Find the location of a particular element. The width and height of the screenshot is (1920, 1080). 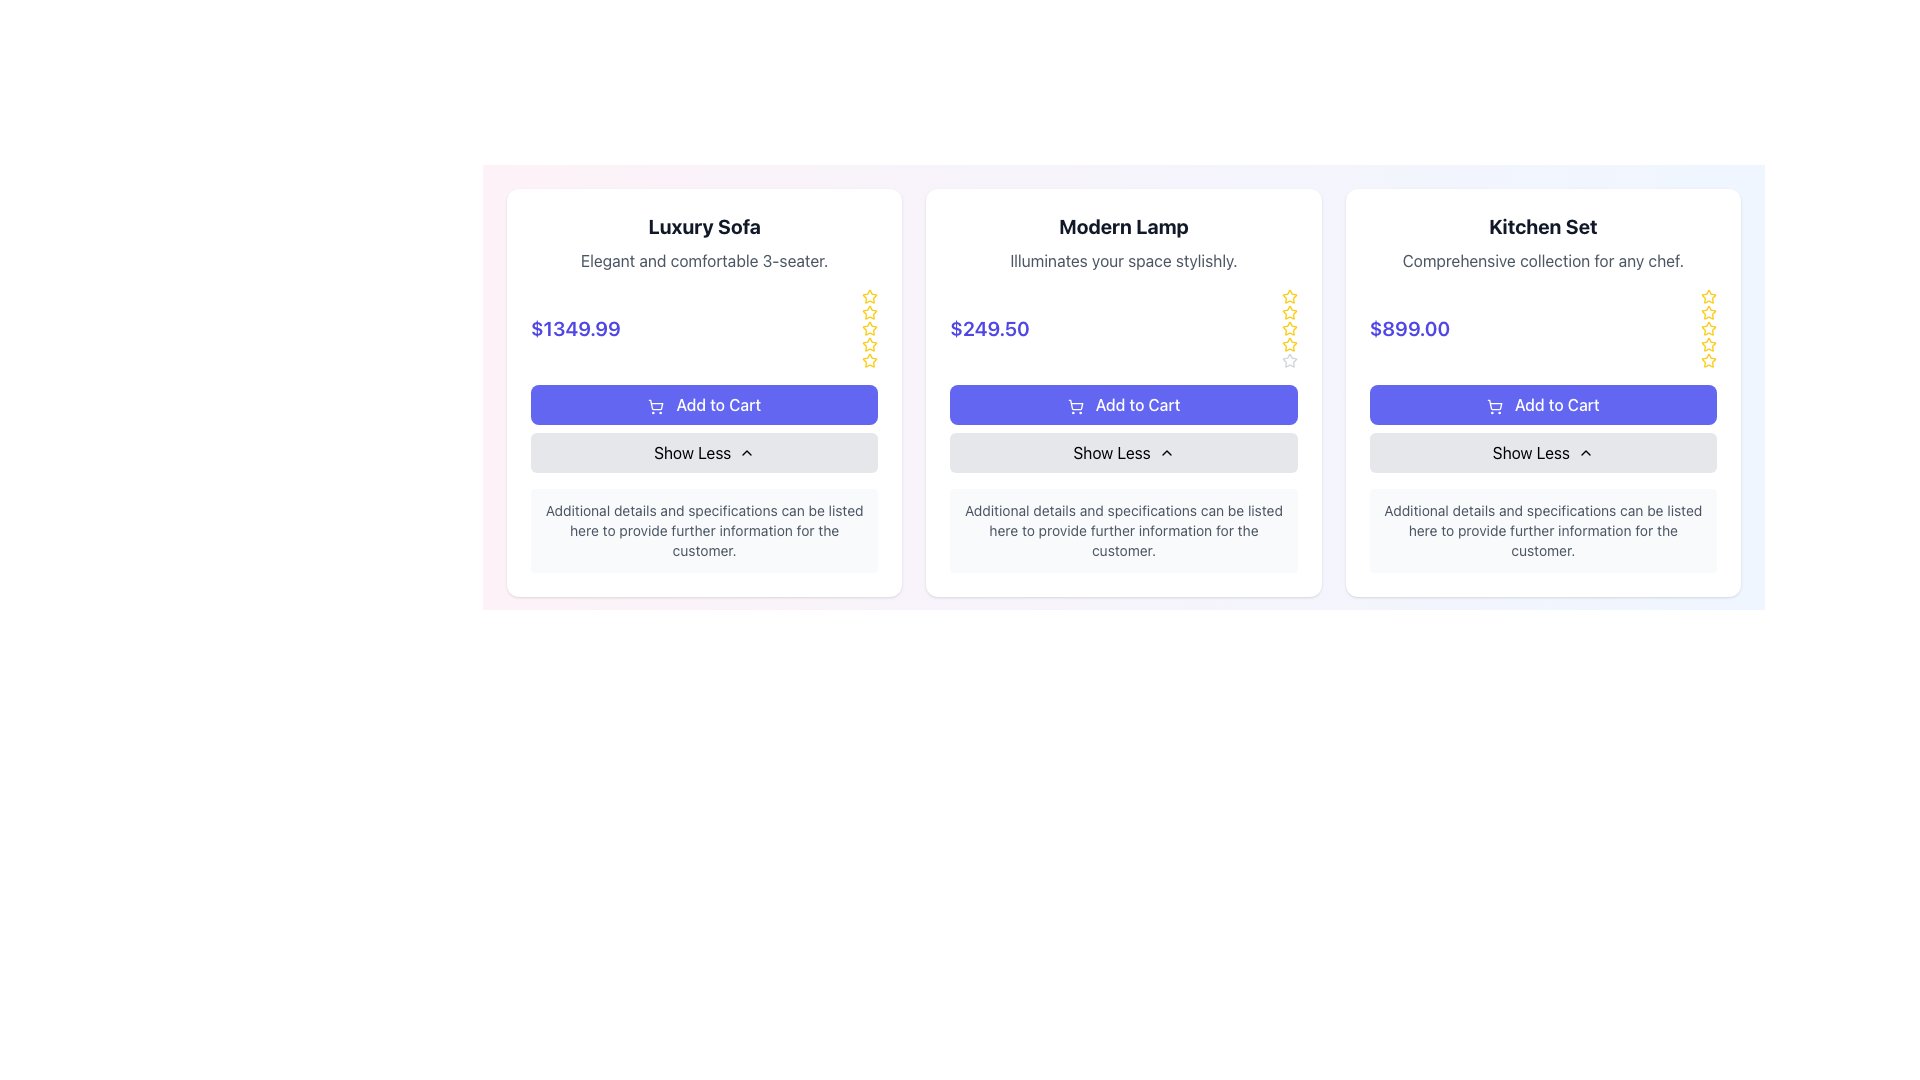

the fourth star icon in the vertical column of rating stars is located at coordinates (870, 343).